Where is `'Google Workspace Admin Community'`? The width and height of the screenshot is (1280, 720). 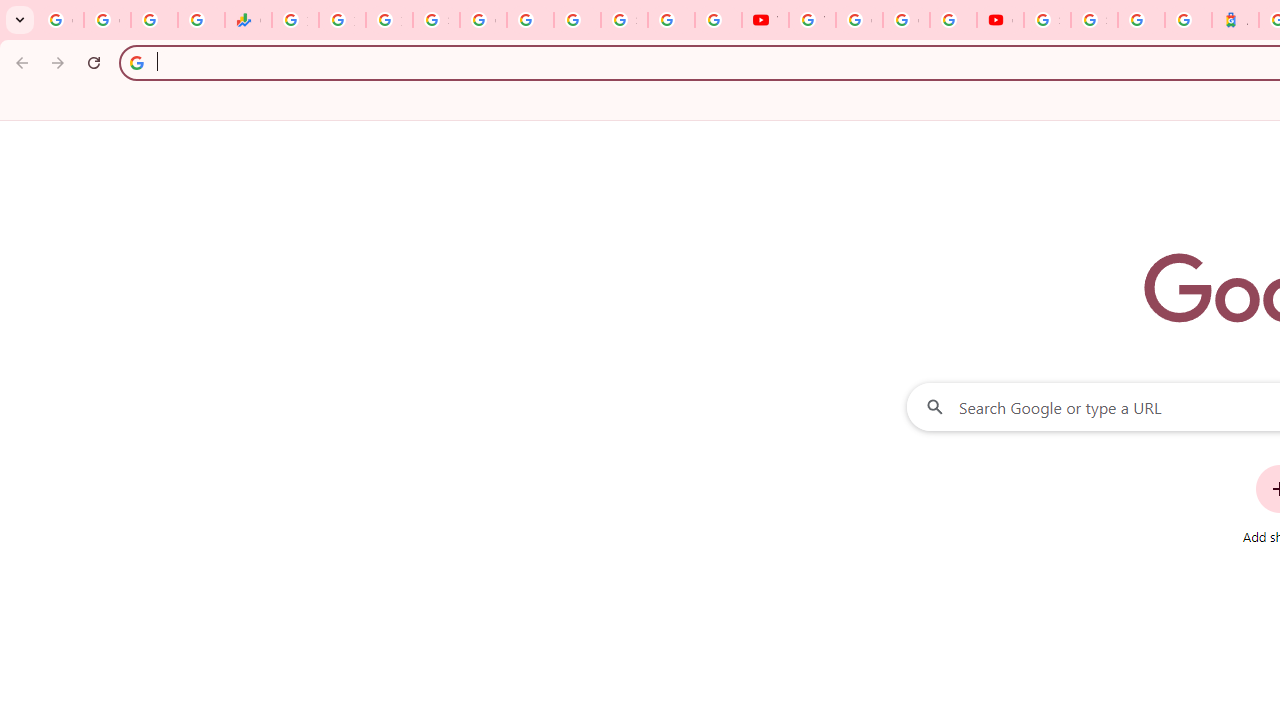
'Google Workspace Admin Community' is located at coordinates (60, 20).